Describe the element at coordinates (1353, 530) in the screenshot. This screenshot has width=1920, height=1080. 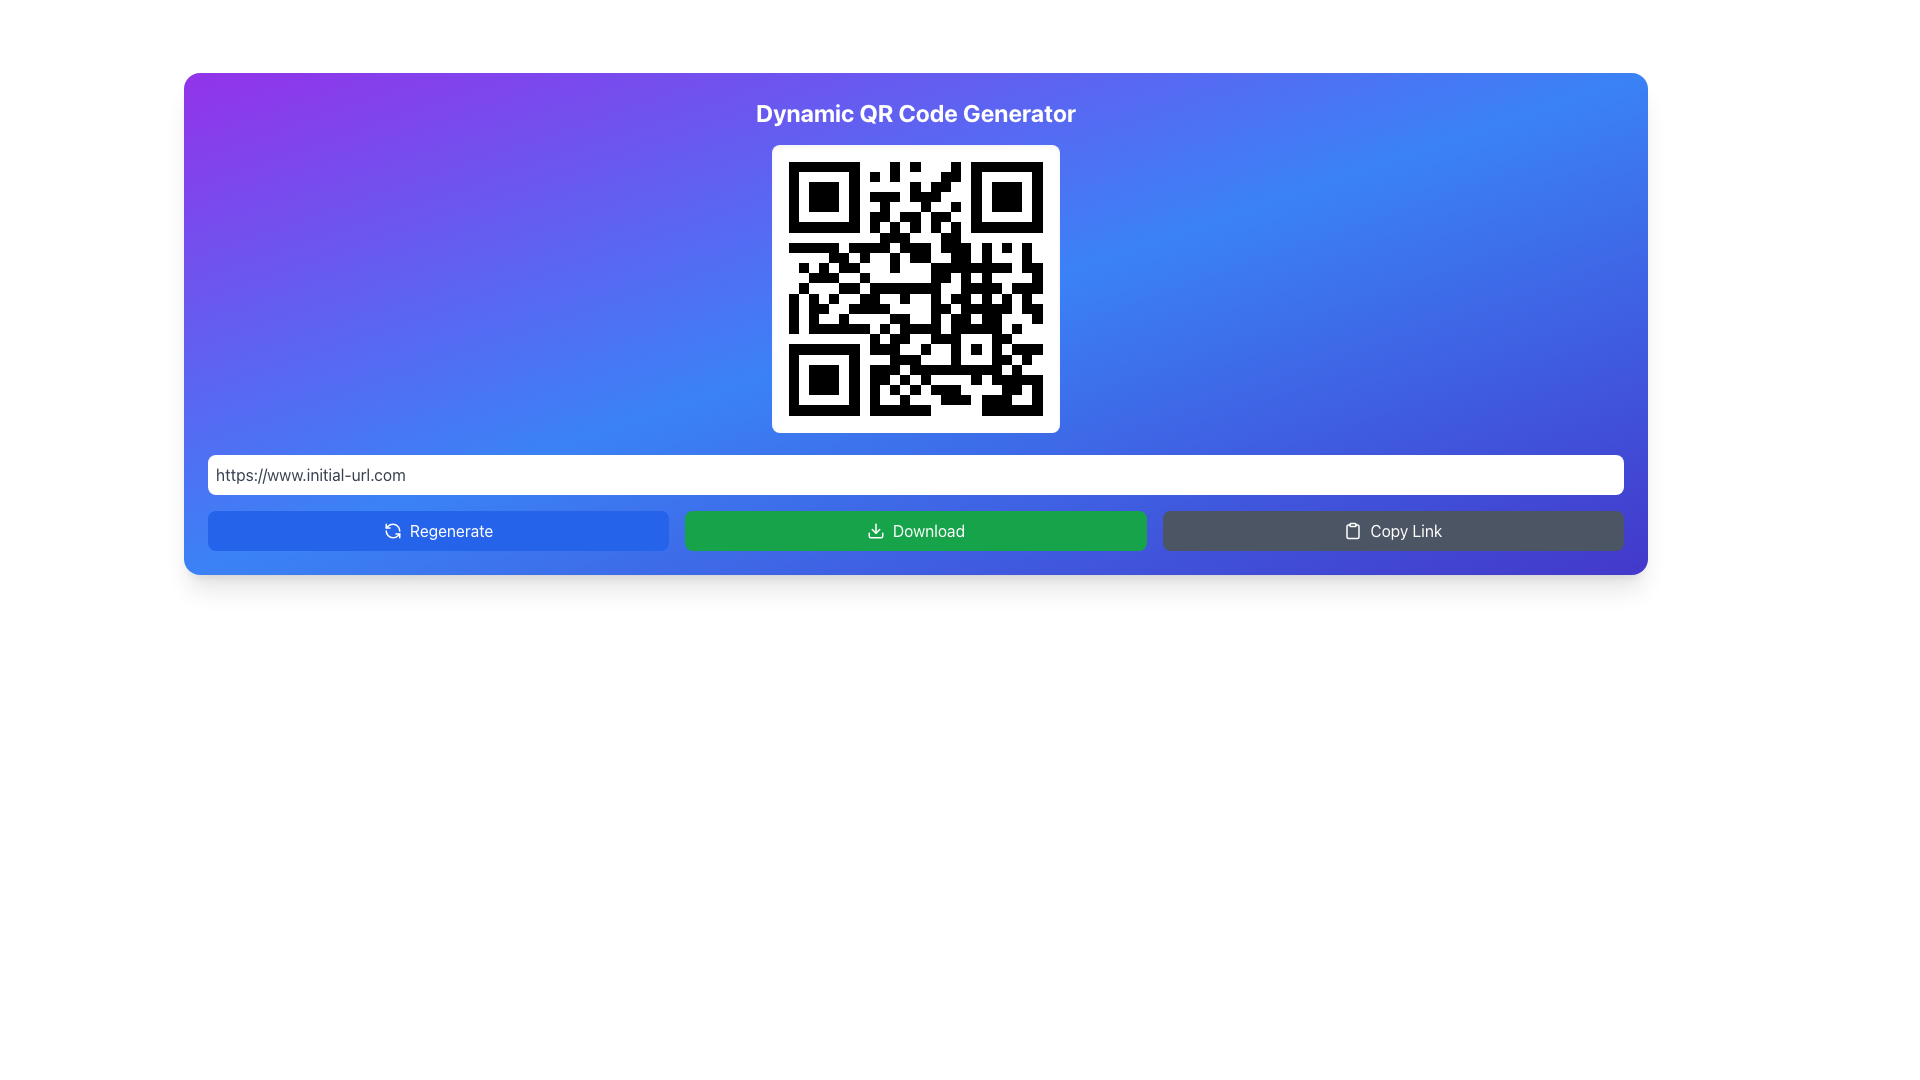
I see `the clipboard icon located inside the 'Copy Link' button, positioned to the left of the 'Copy Link' text` at that location.